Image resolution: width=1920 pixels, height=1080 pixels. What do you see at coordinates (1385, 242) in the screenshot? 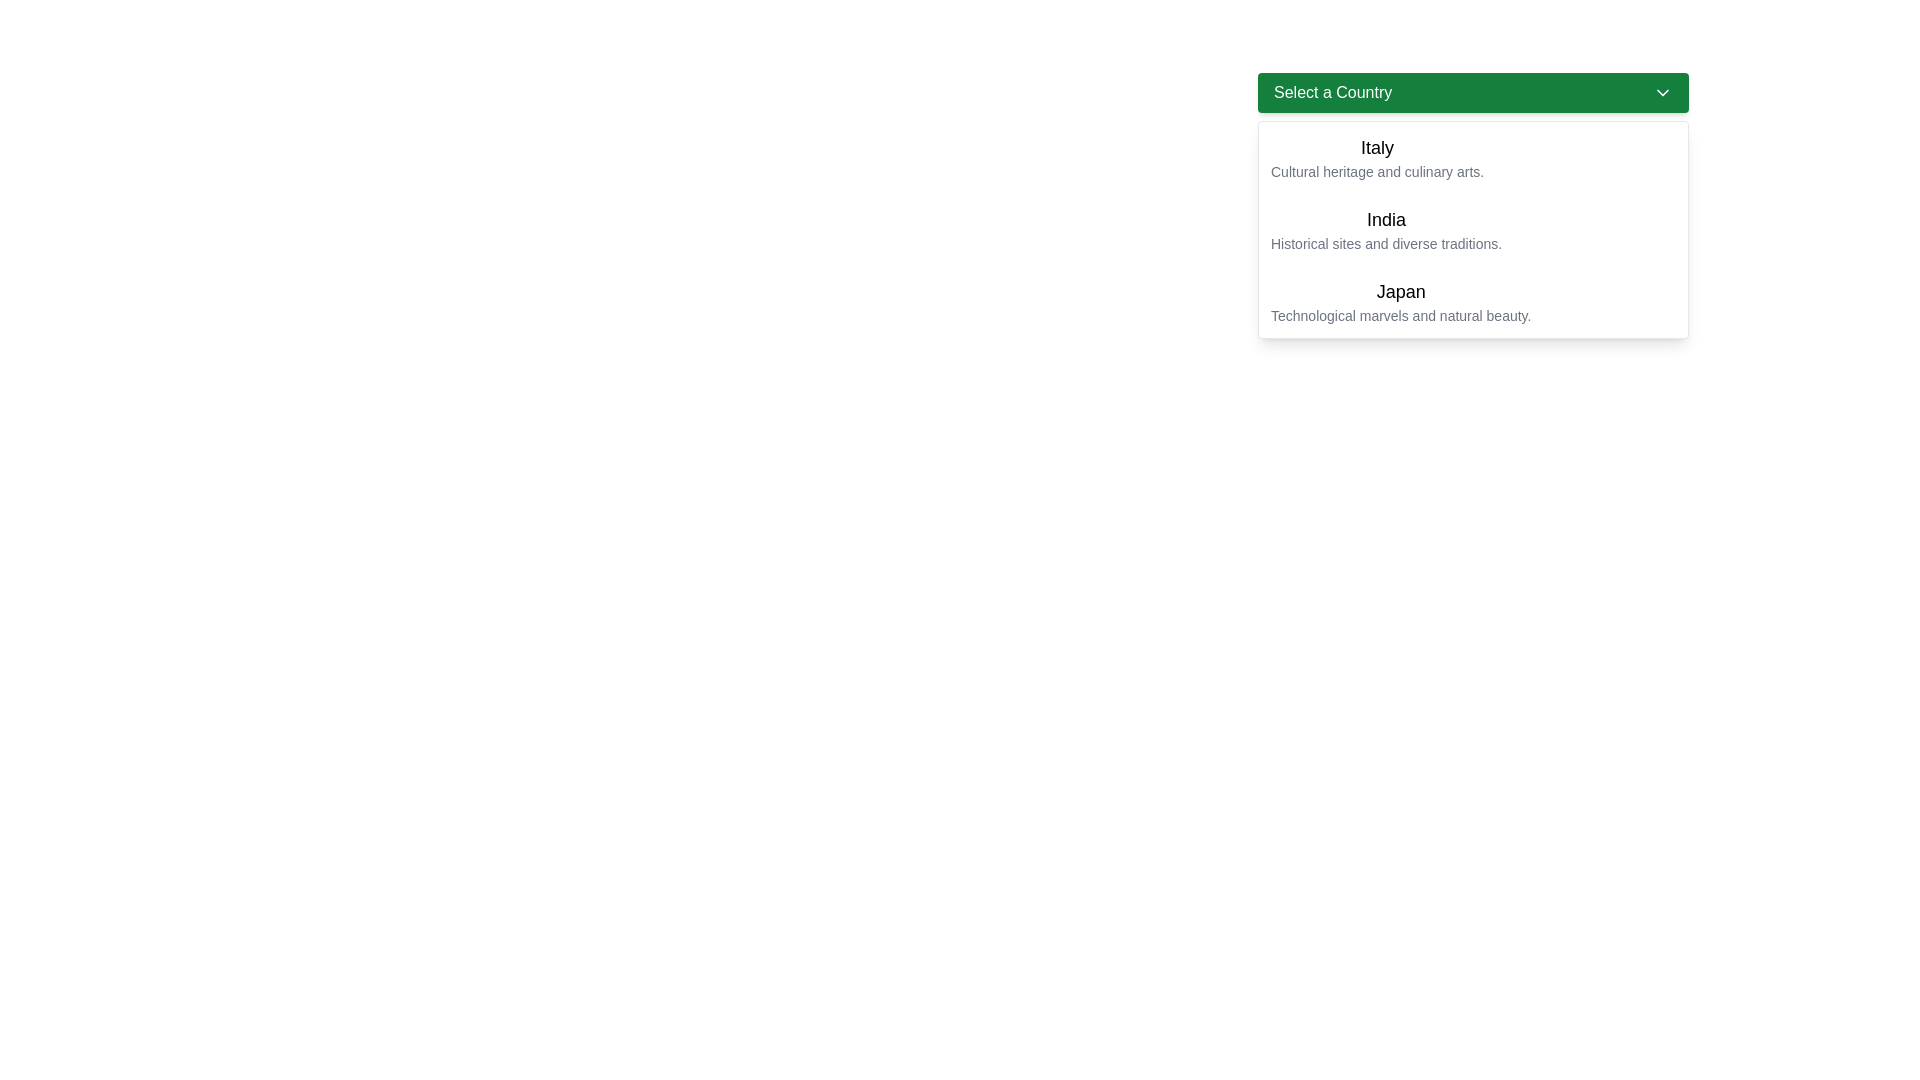
I see `supplementary information text display about the 'India' option located within the dropdown menu under the green header 'Select a Country', positioned directly below 'India'` at bounding box center [1385, 242].